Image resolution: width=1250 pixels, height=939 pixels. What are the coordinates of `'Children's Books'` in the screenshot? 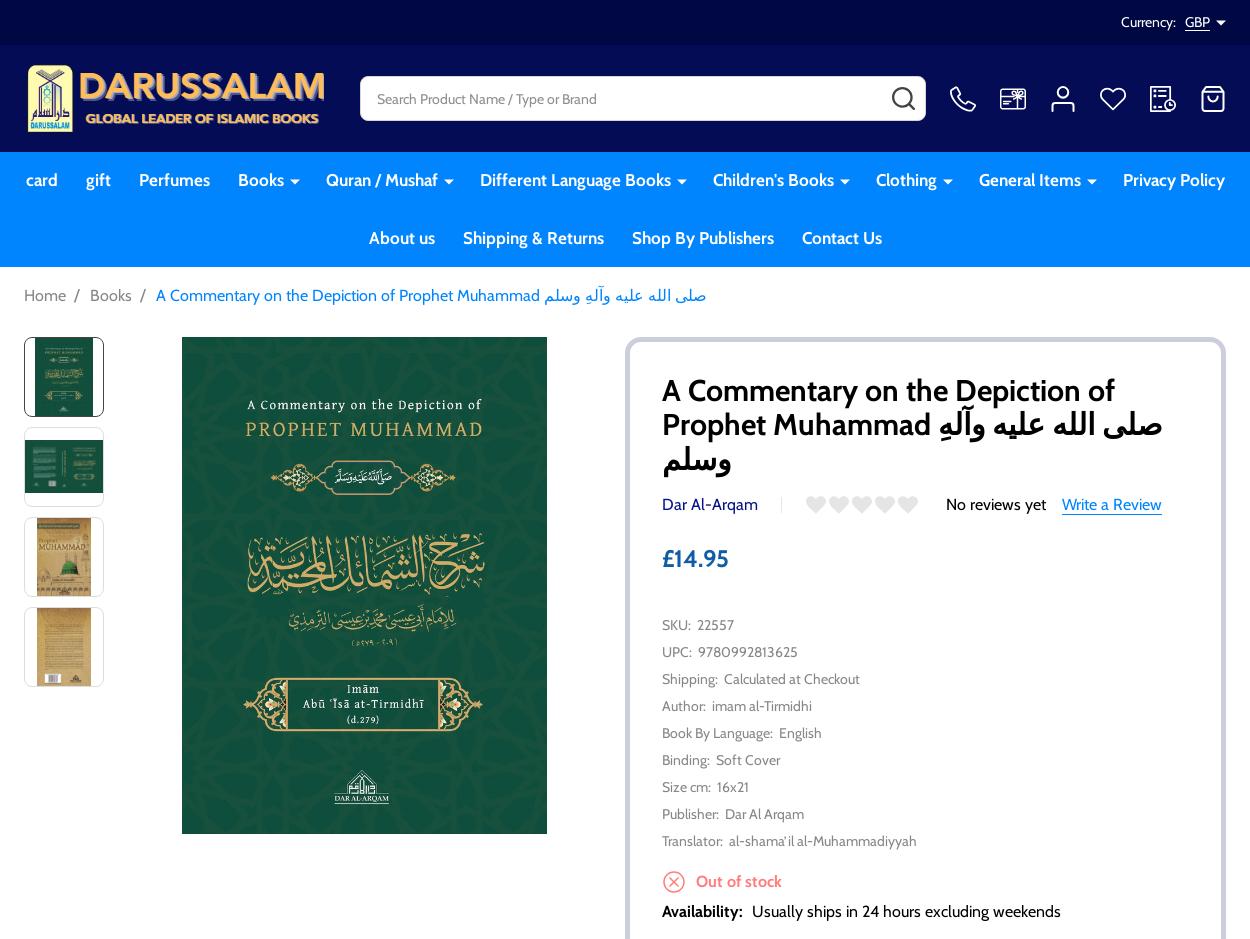 It's located at (772, 180).